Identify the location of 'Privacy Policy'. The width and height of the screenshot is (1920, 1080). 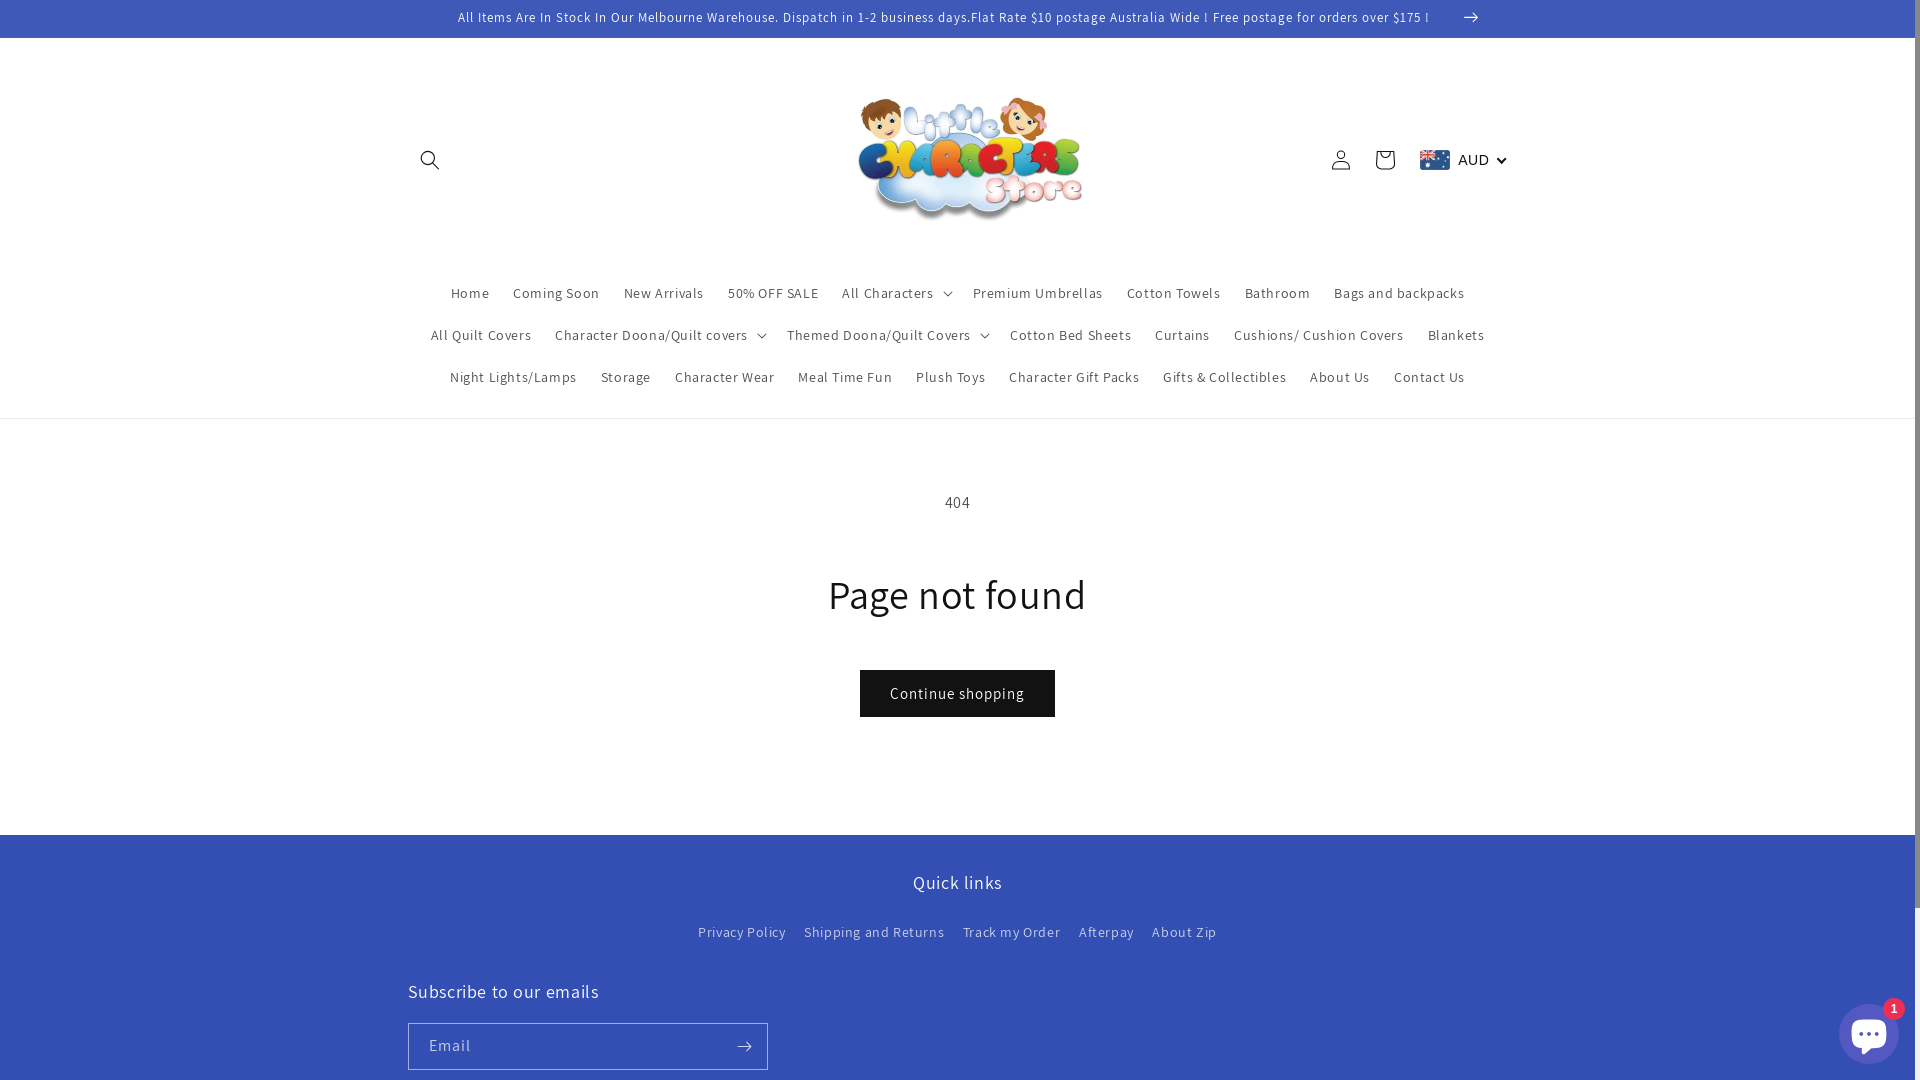
(697, 934).